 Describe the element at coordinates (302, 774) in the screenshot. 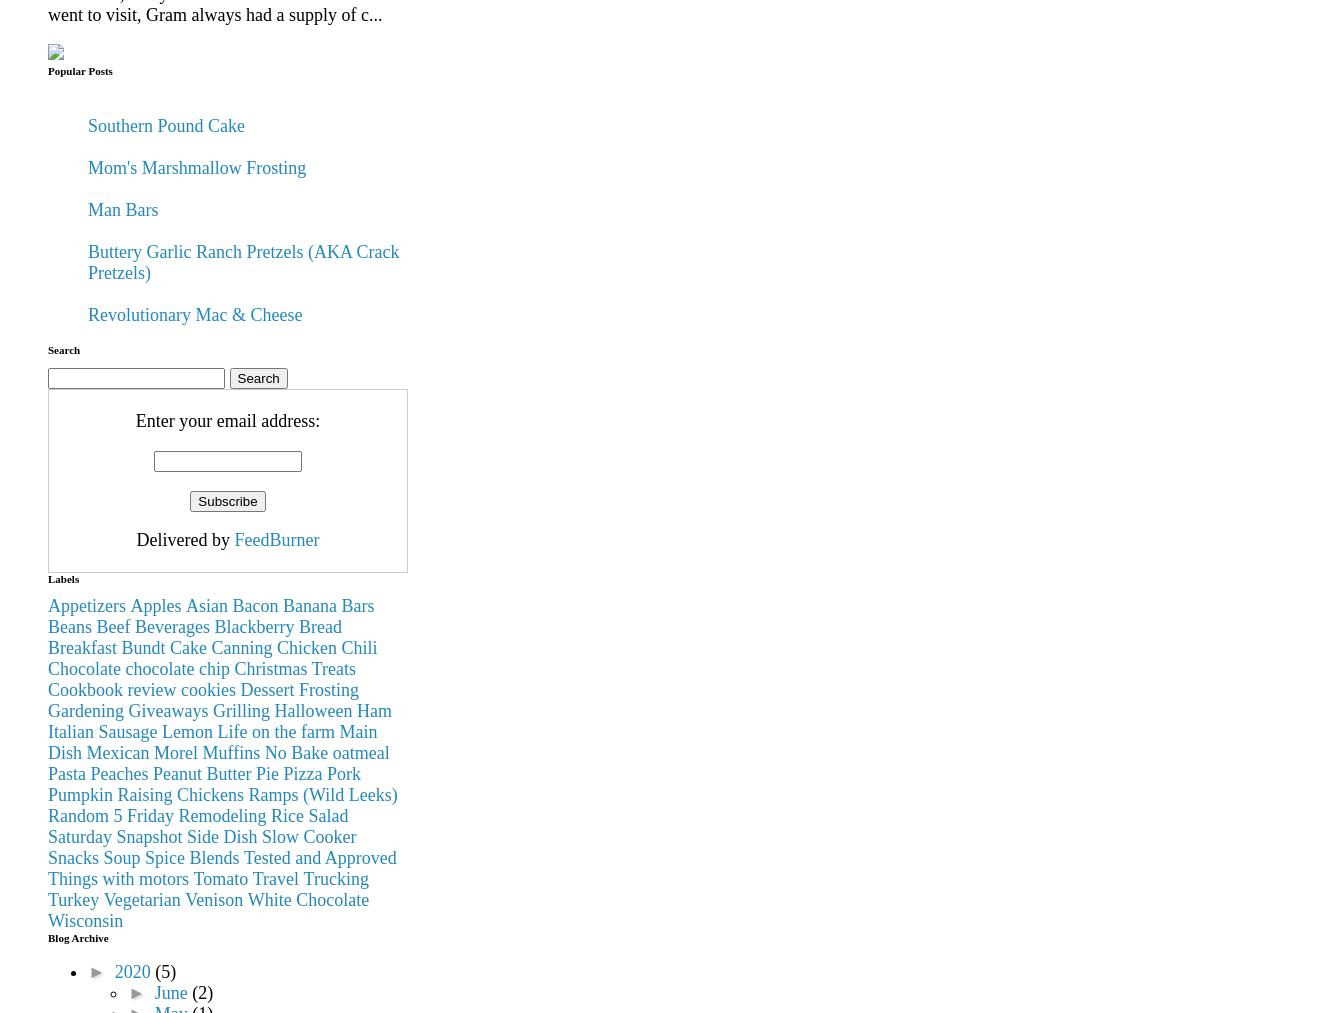

I see `'Pizza'` at that location.